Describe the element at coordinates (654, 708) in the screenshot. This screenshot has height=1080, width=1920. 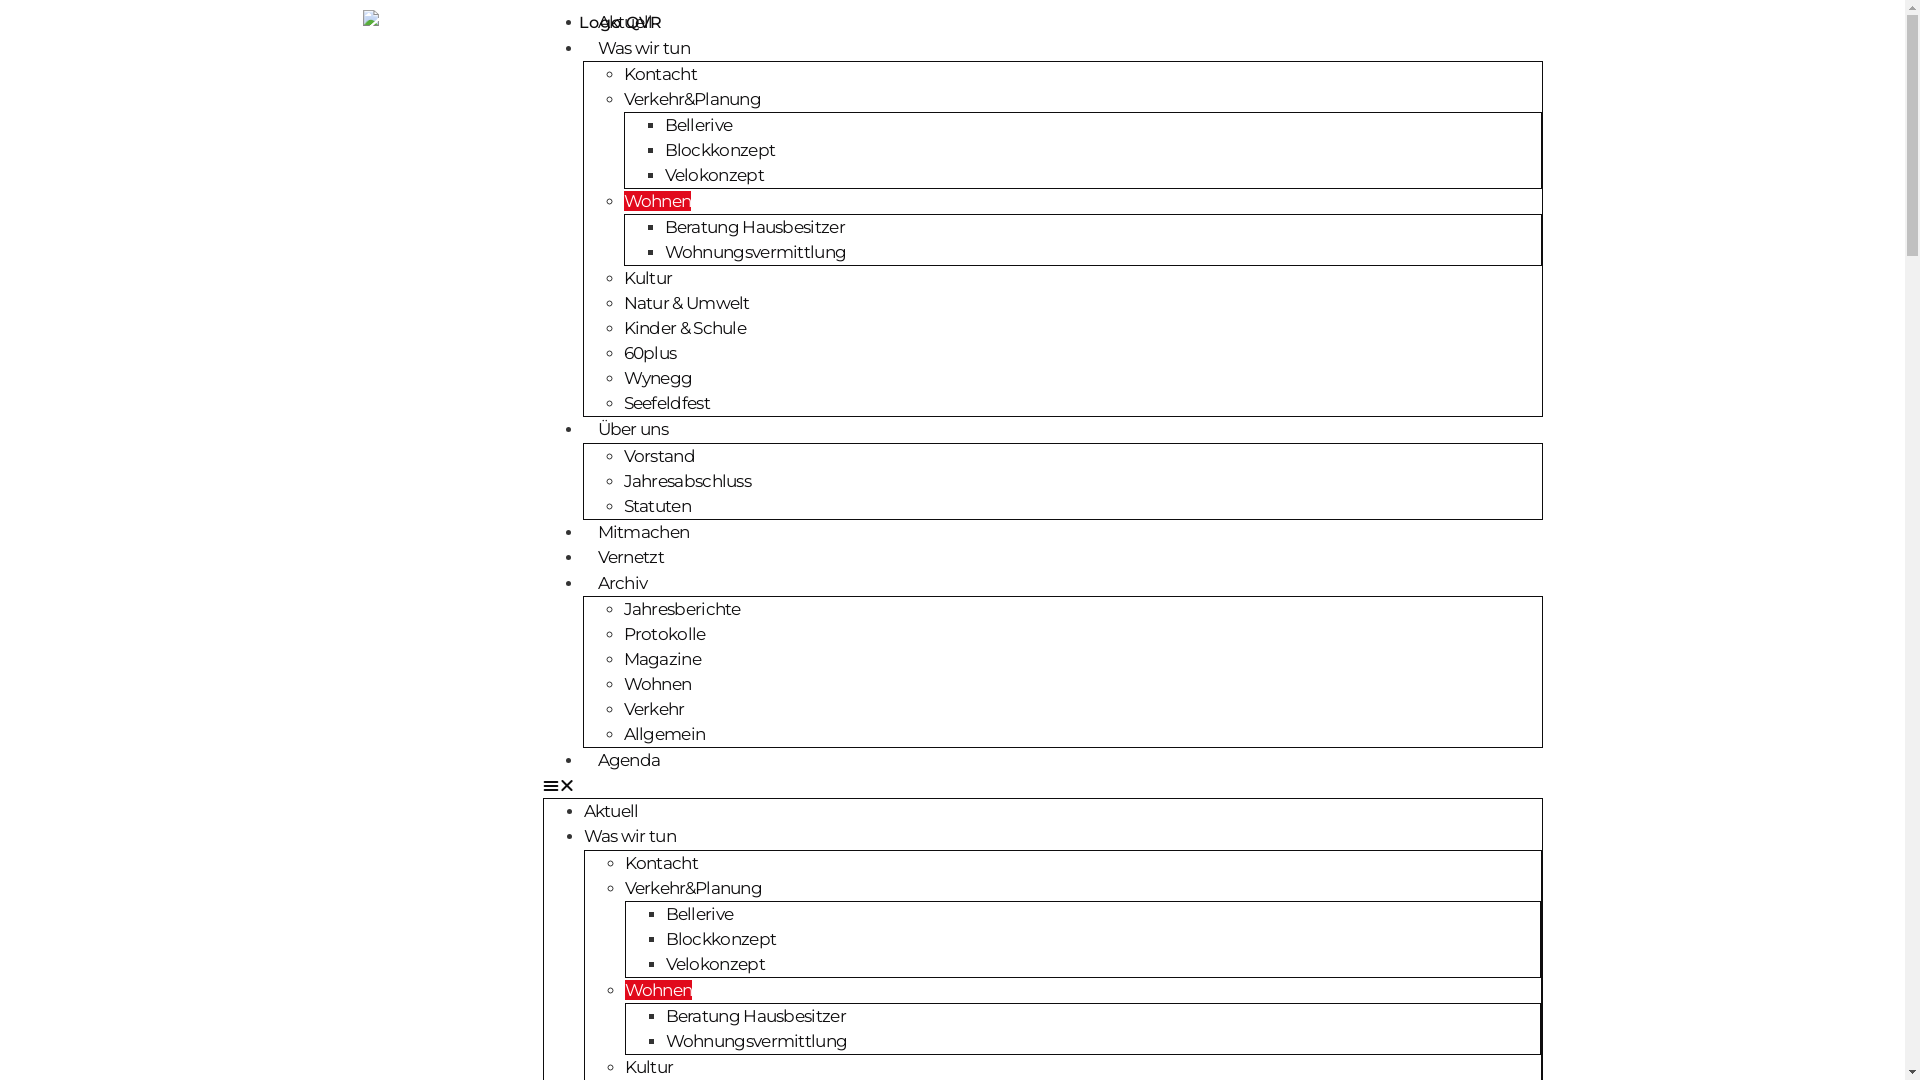
I see `'Verkehr'` at that location.